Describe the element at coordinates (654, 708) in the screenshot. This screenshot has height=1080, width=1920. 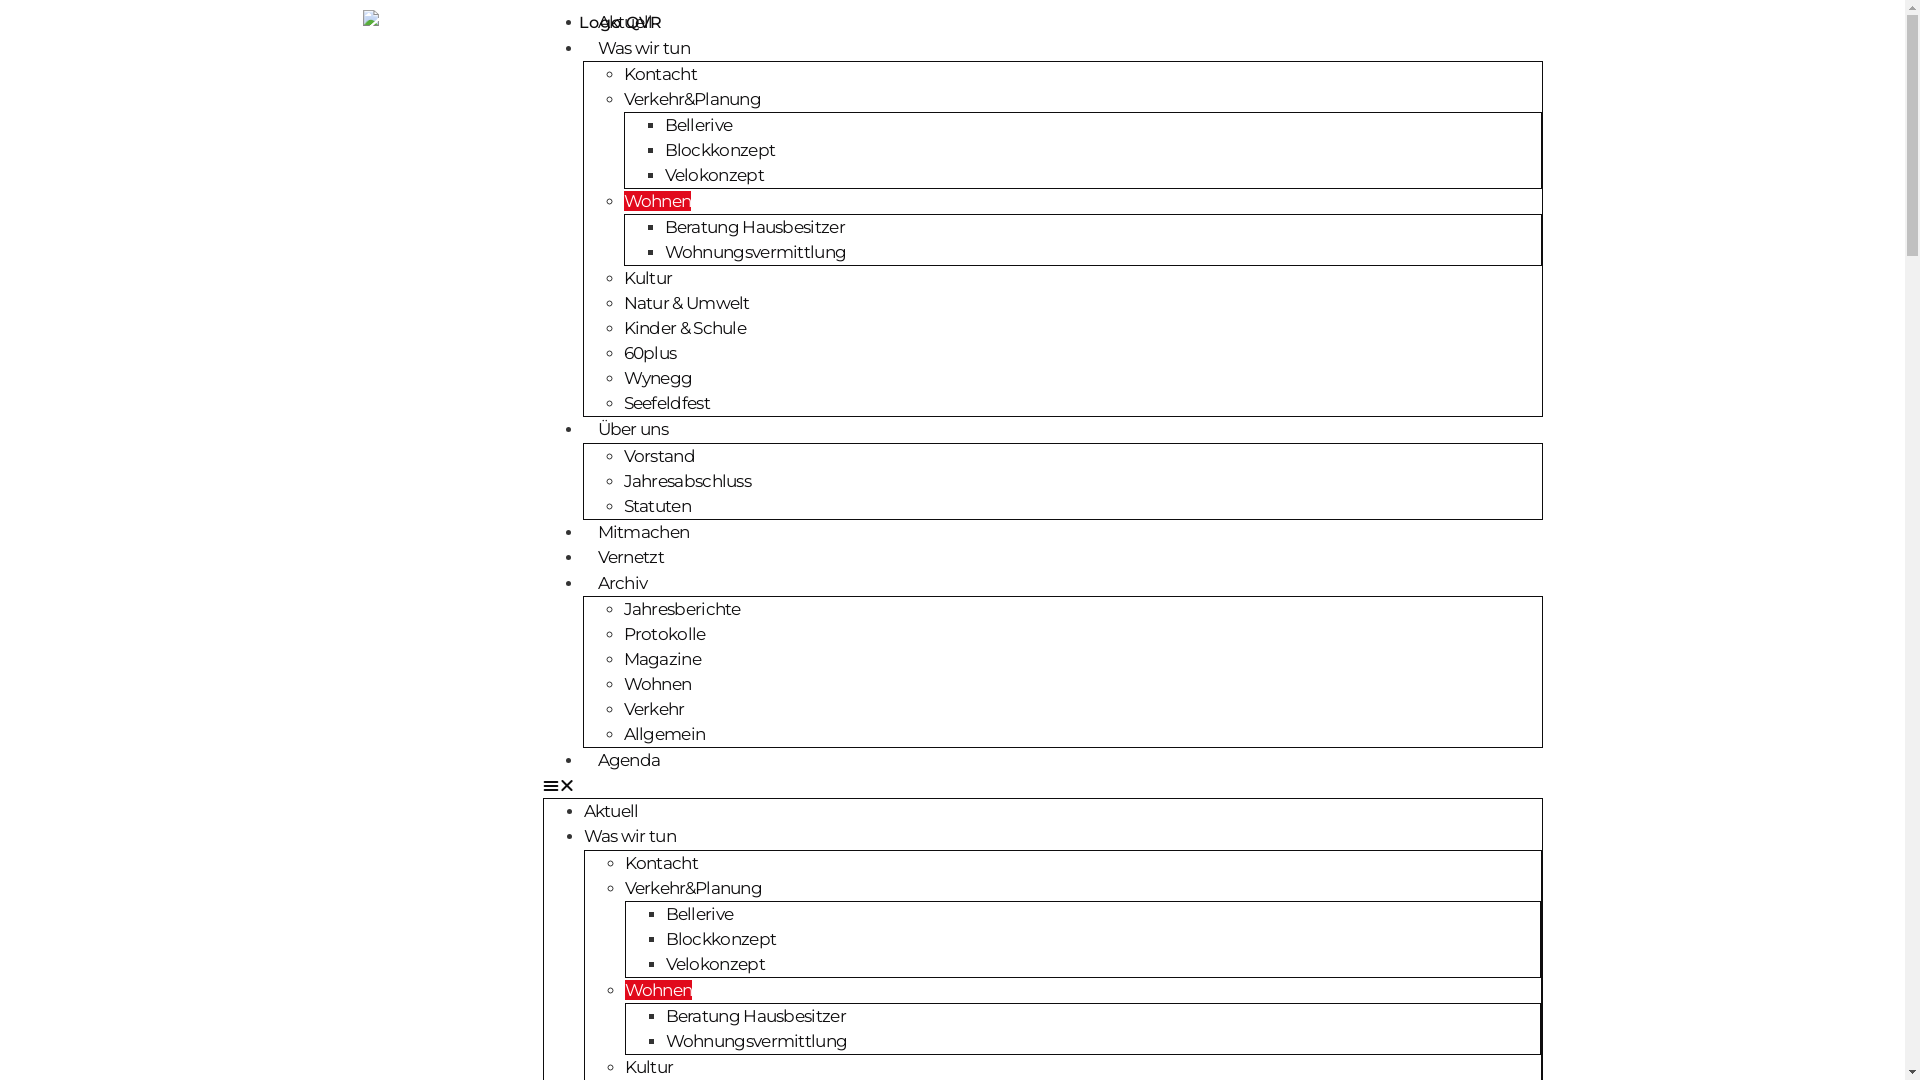
I see `'Verkehr'` at that location.